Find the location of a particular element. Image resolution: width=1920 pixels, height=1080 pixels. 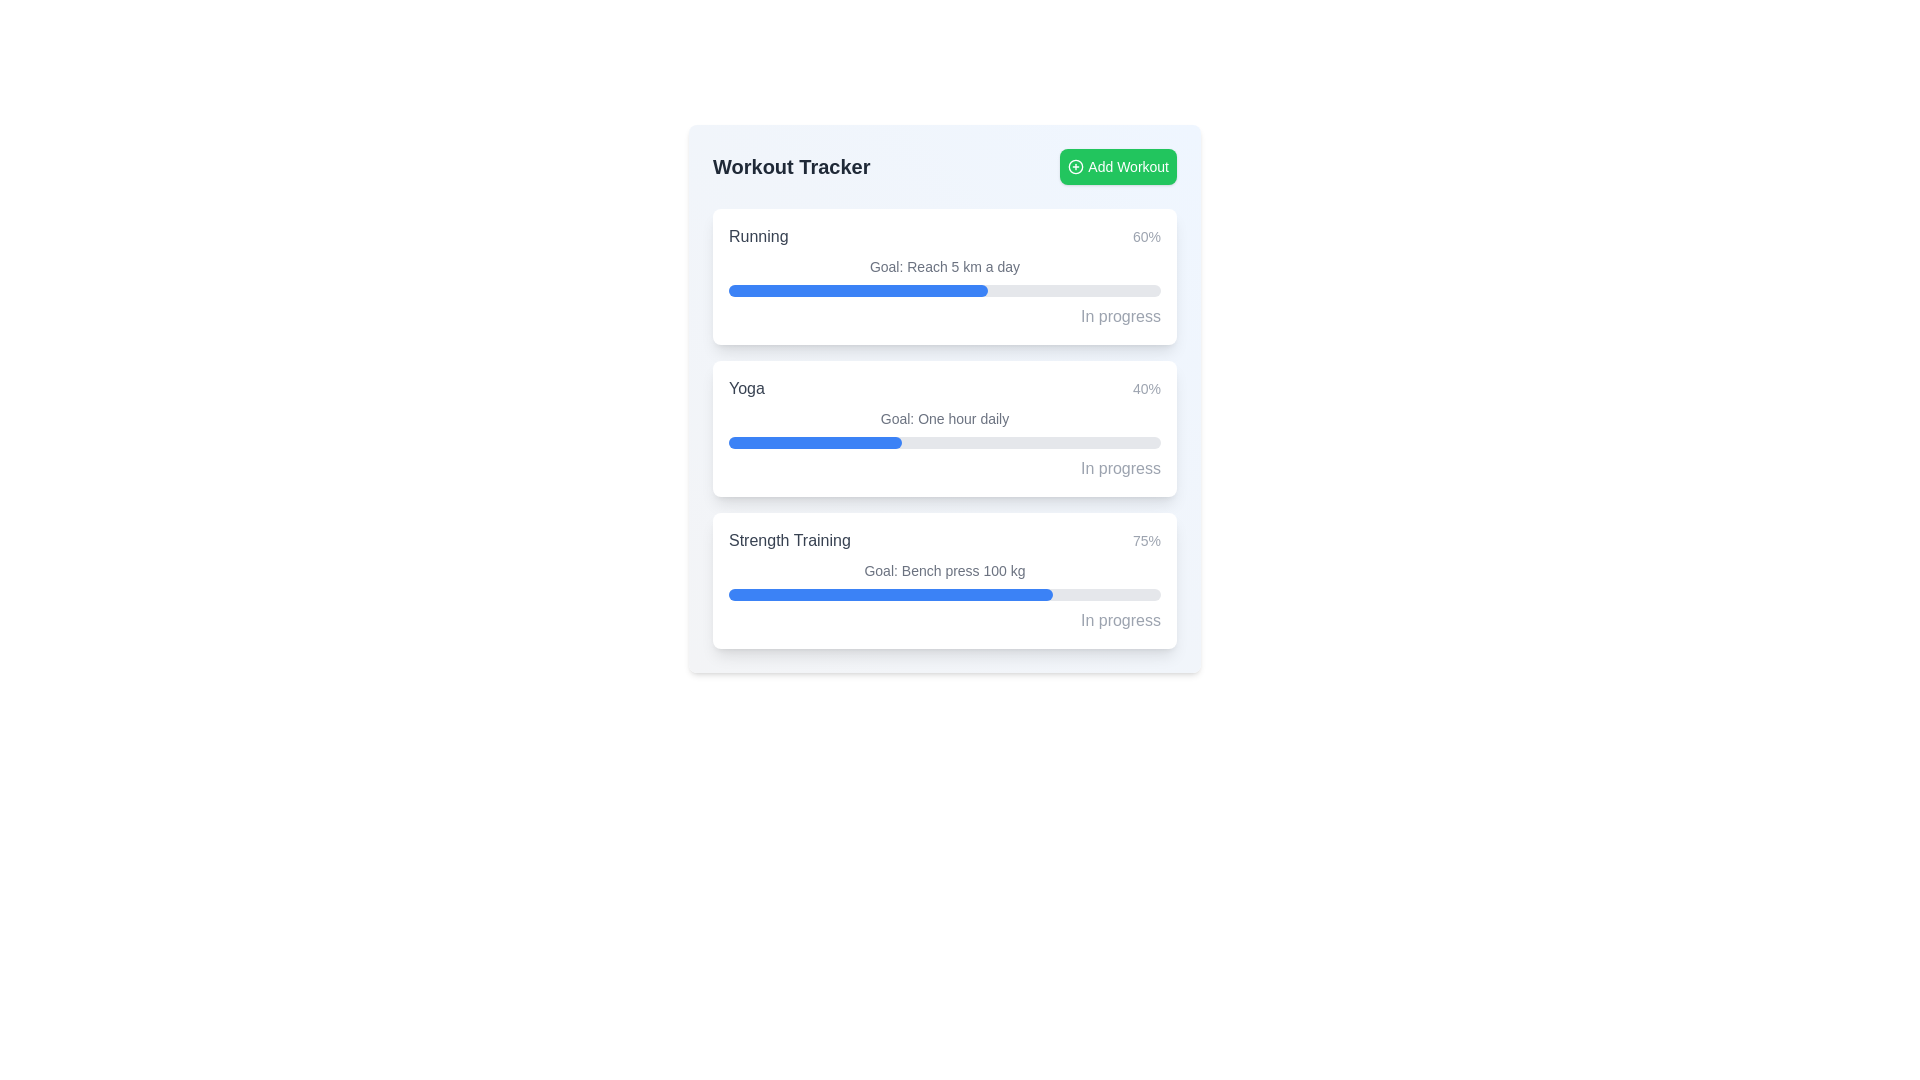

the Progress Indicator segment representing 40% completion in the Yoga category within the gray progress bar is located at coordinates (815, 442).